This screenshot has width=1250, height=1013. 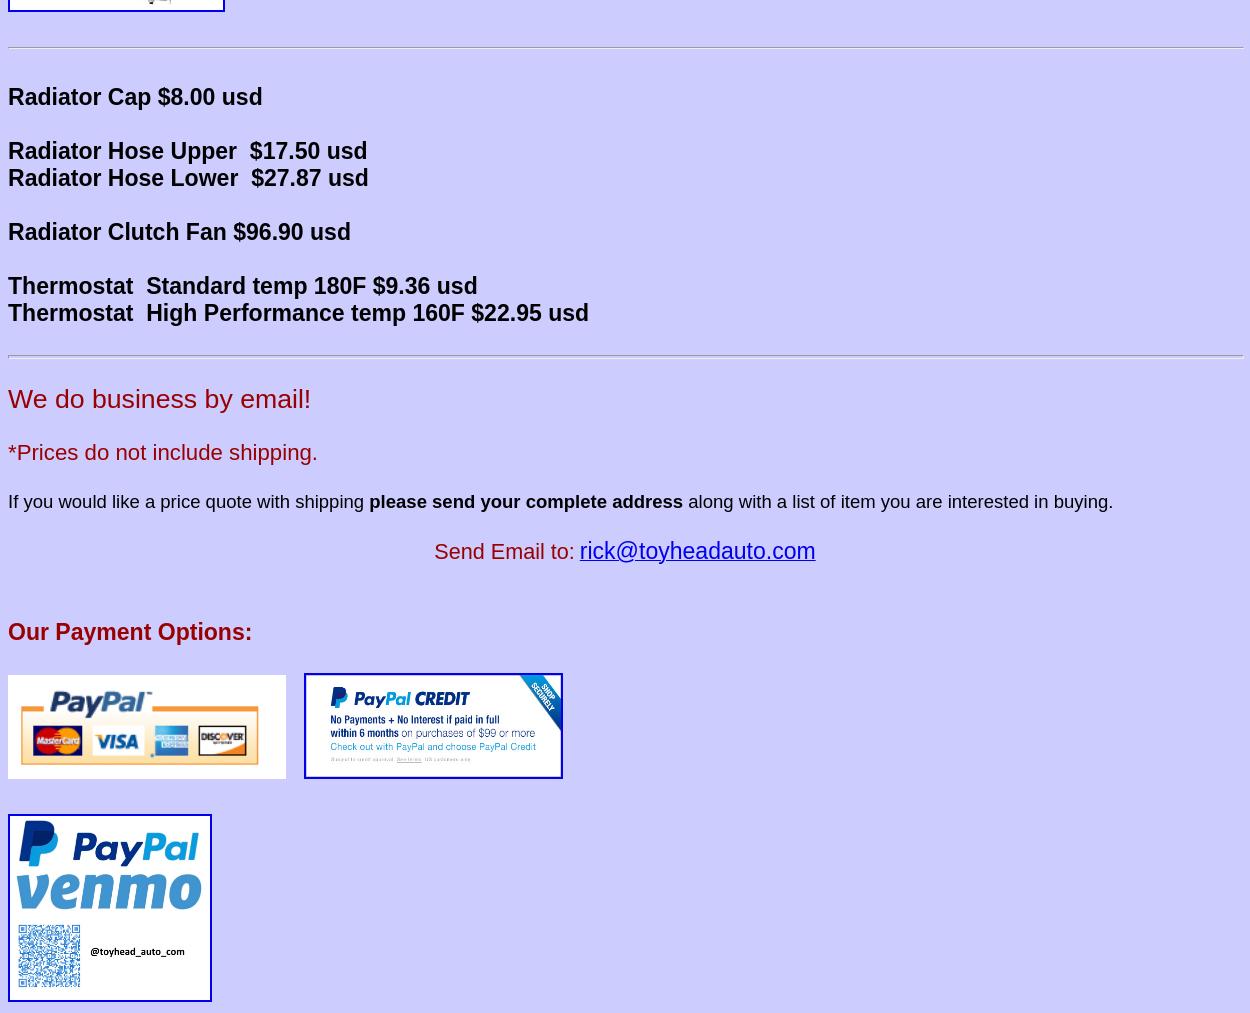 What do you see at coordinates (526, 499) in the screenshot?
I see `'please









                  send your complete address'` at bounding box center [526, 499].